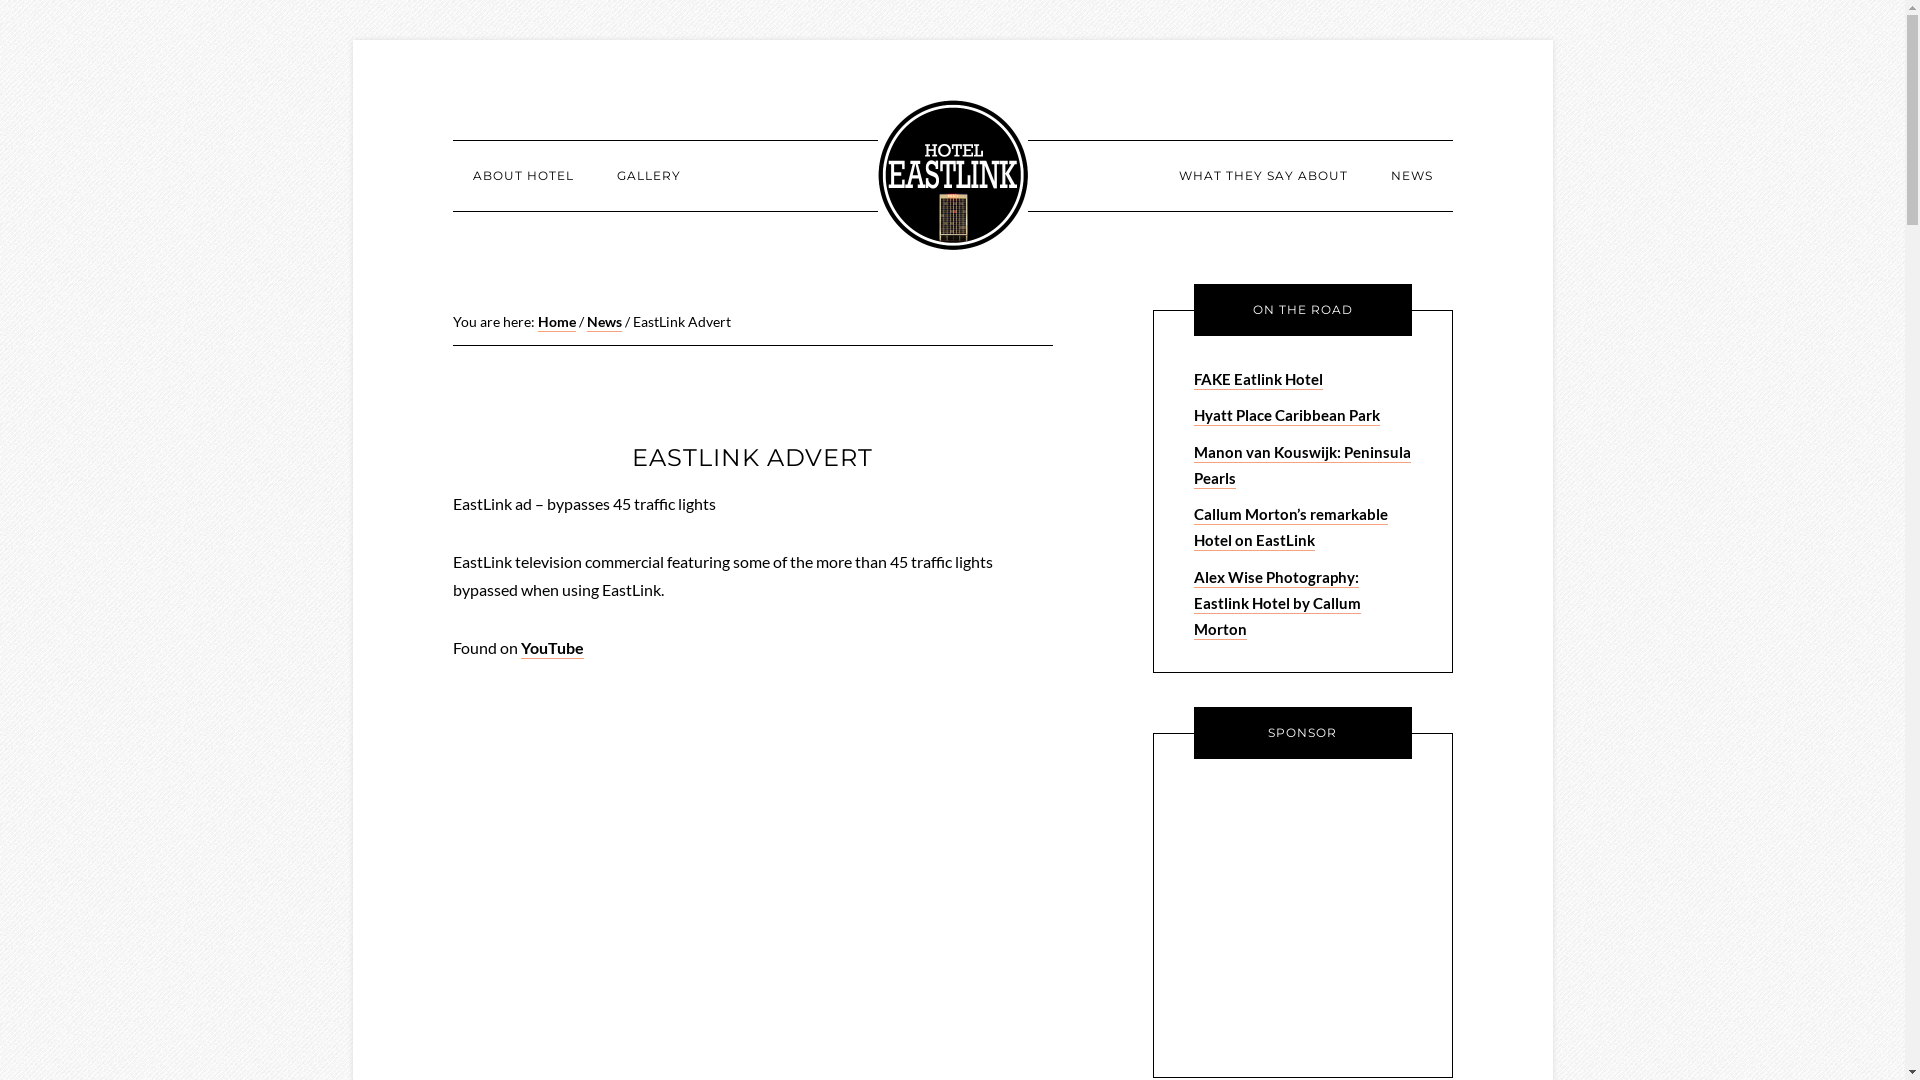 The width and height of the screenshot is (1920, 1080). Describe the element at coordinates (878, 173) in the screenshot. I see `'HOTEL EASTLINK'` at that location.